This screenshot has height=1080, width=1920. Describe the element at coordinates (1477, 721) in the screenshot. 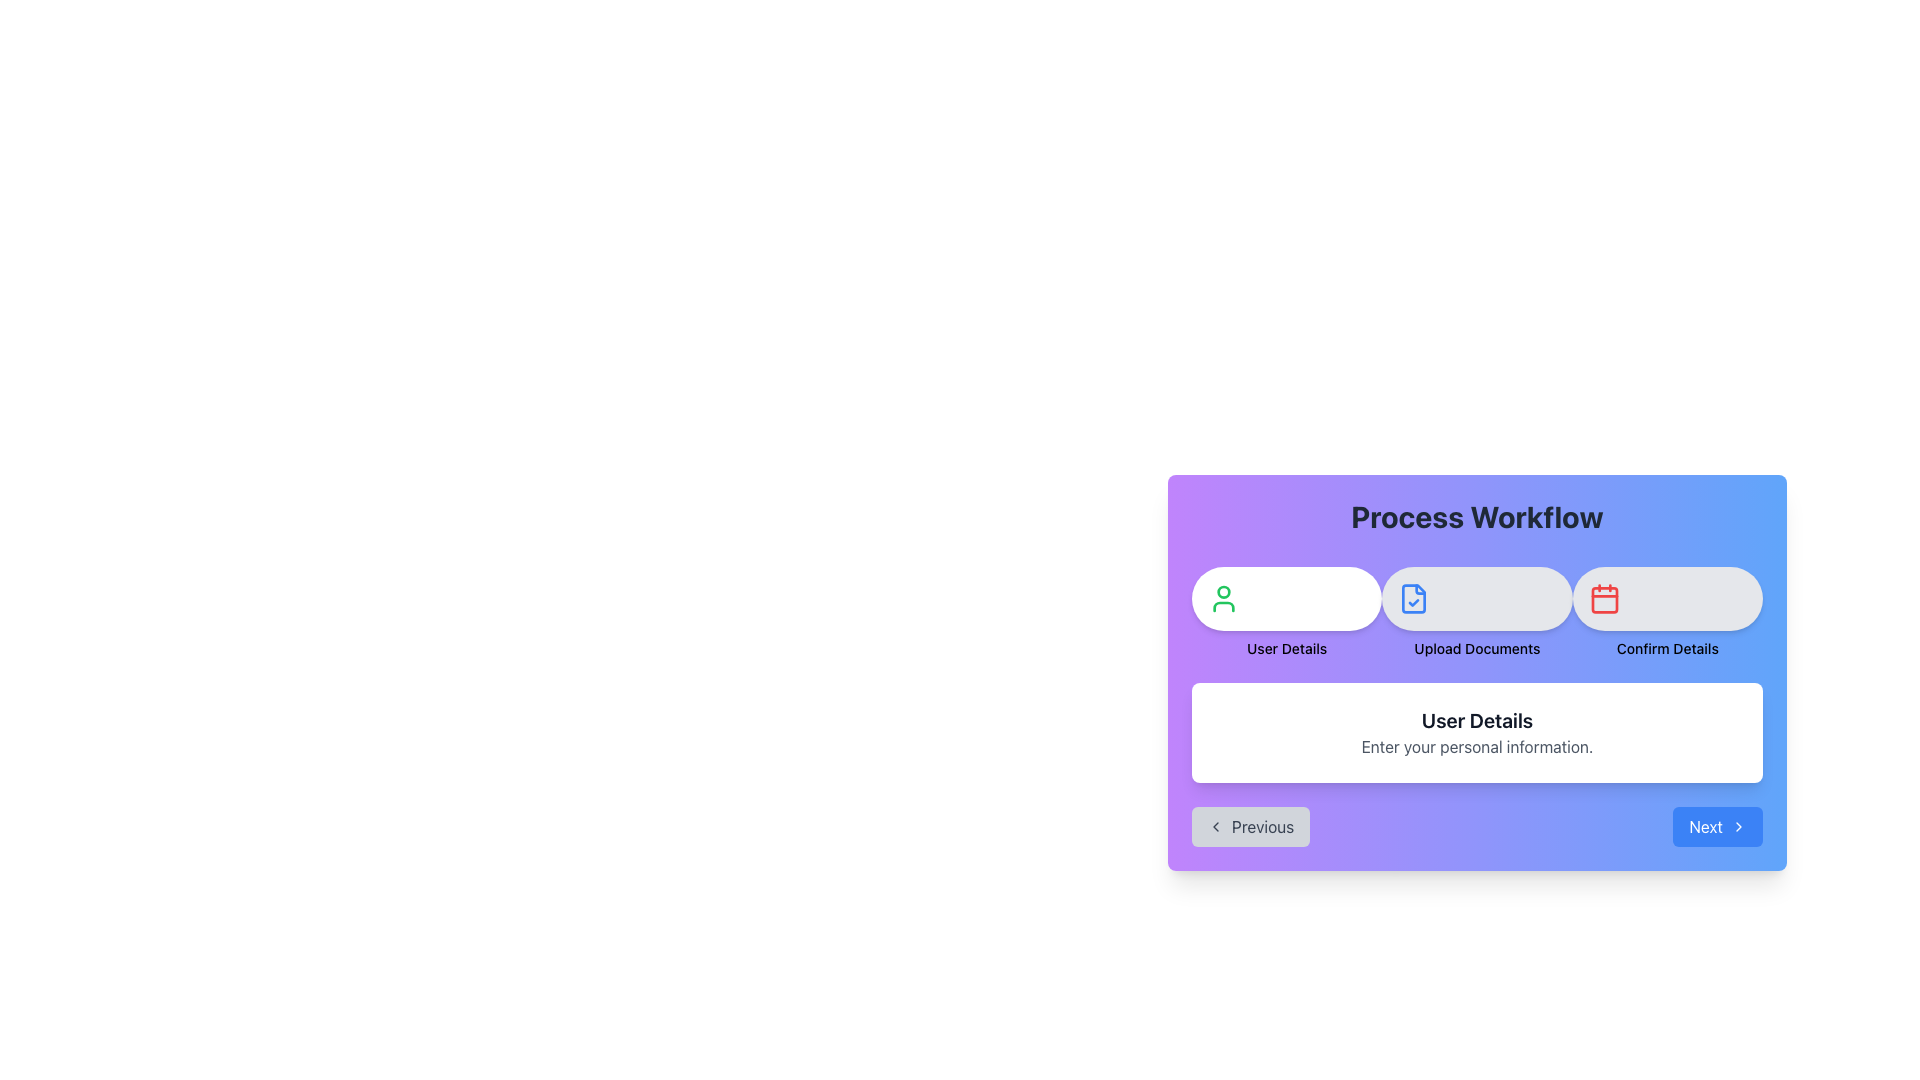

I see `the 'User Details' text header, which is prominently displayed in large, bold text with a dark font color against a white background` at that location.